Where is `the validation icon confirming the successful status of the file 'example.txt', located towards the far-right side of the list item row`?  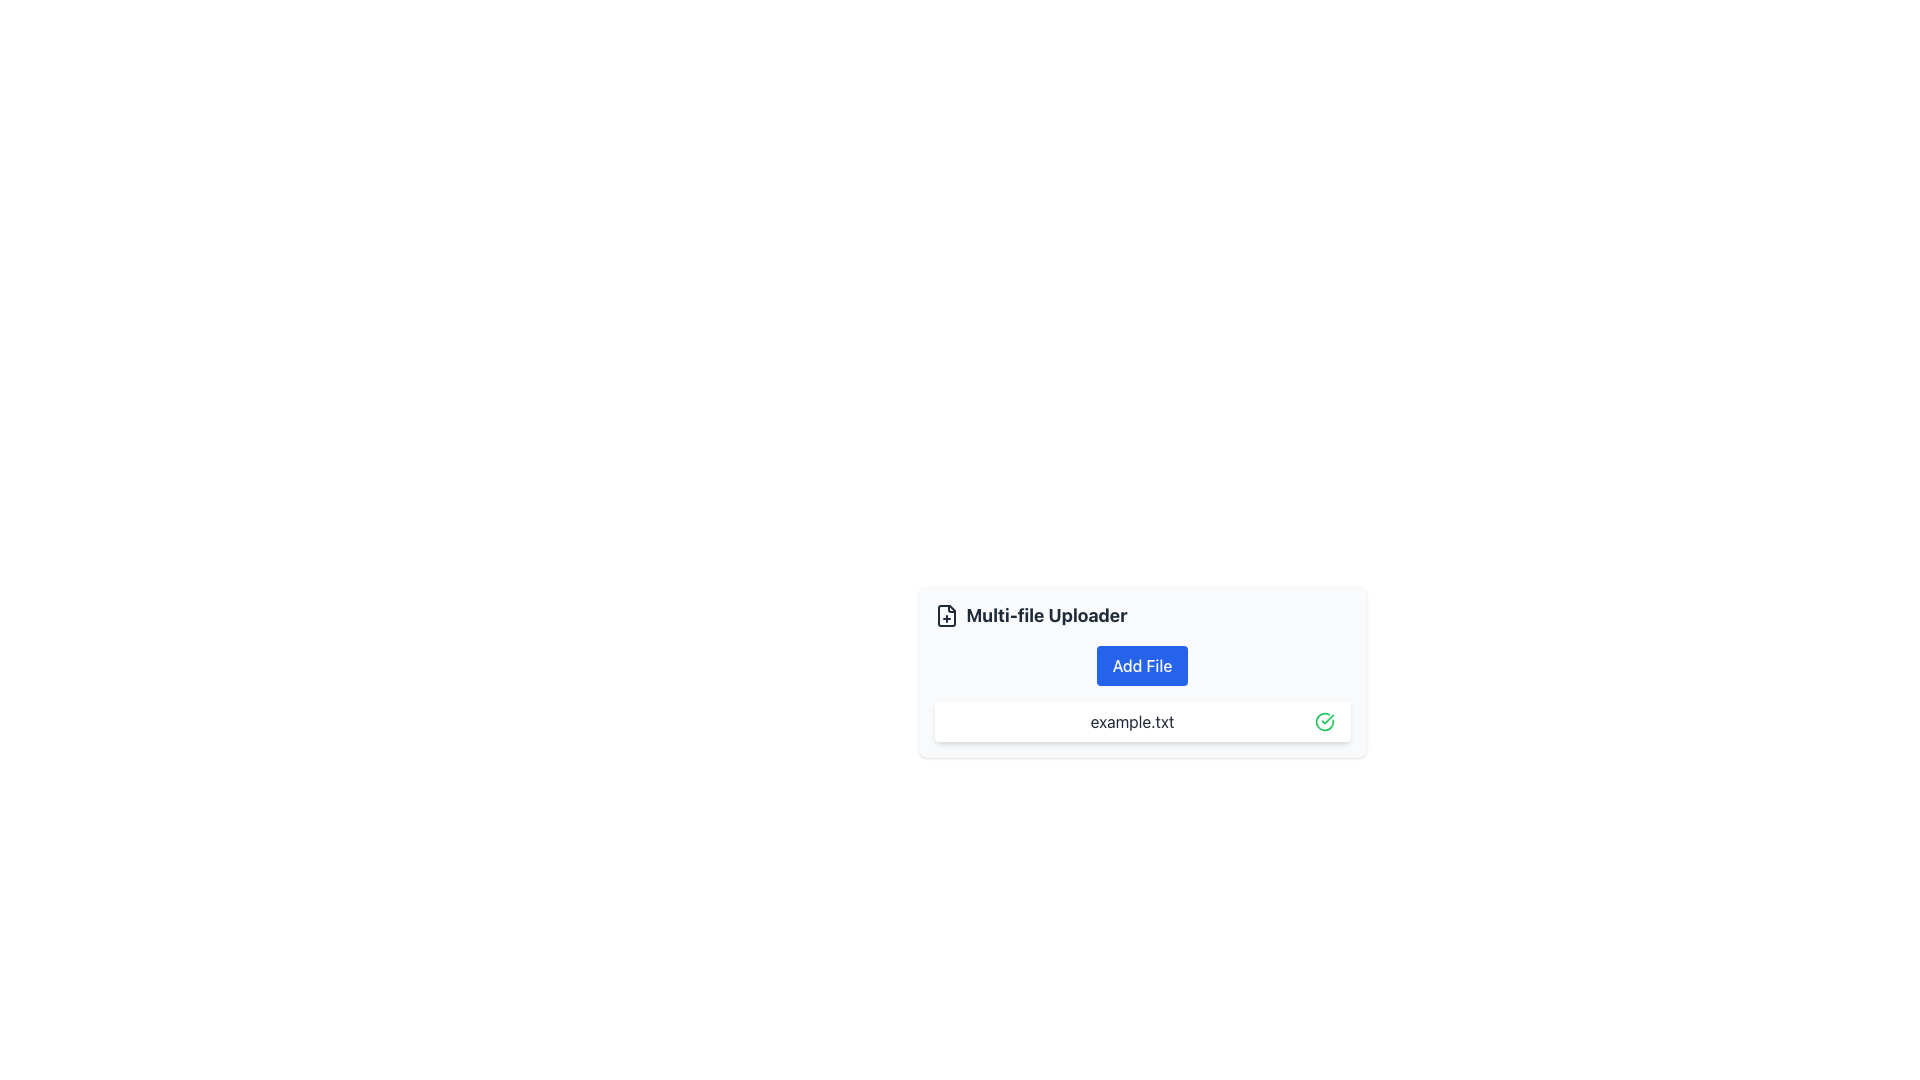
the validation icon confirming the successful status of the file 'example.txt', located towards the far-right side of the list item row is located at coordinates (1324, 721).